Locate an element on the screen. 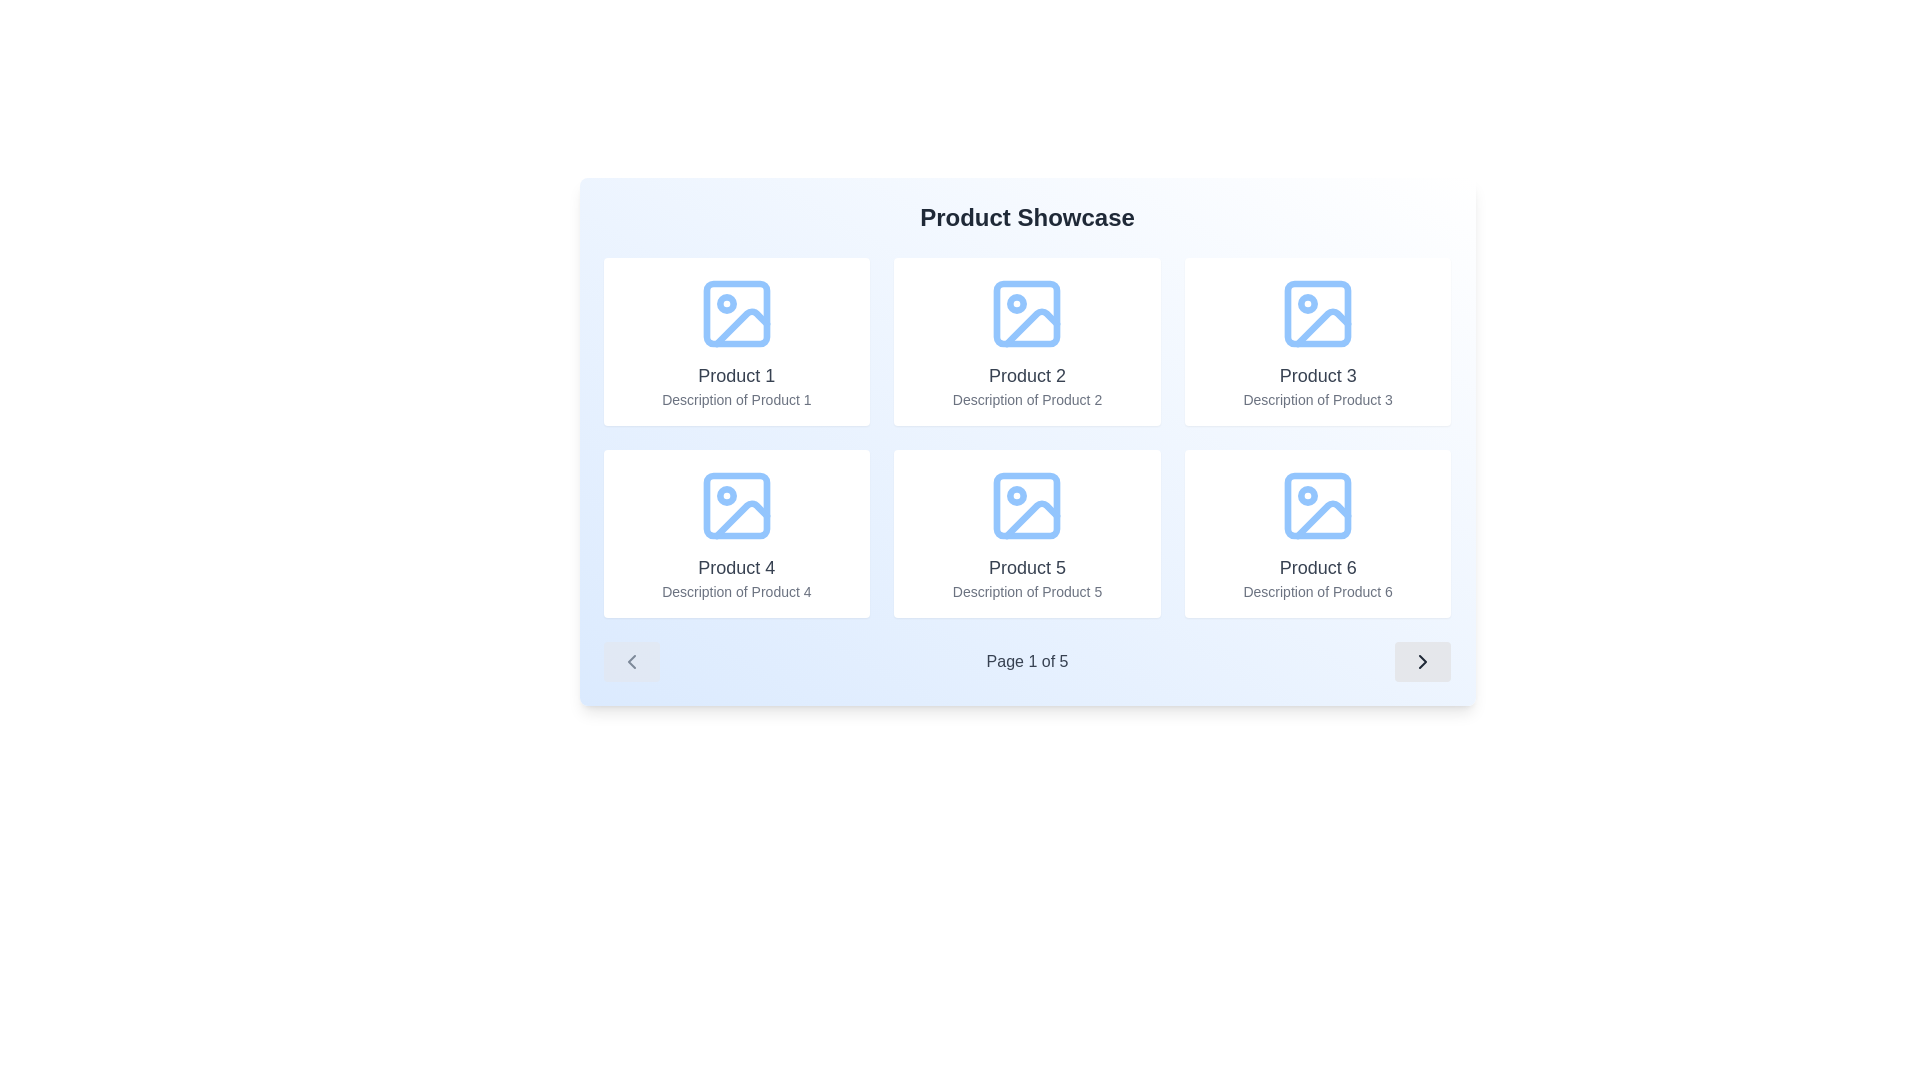  the product card located in the second row, first column of the grid, which contains an image icon, title, and description is located at coordinates (734, 532).